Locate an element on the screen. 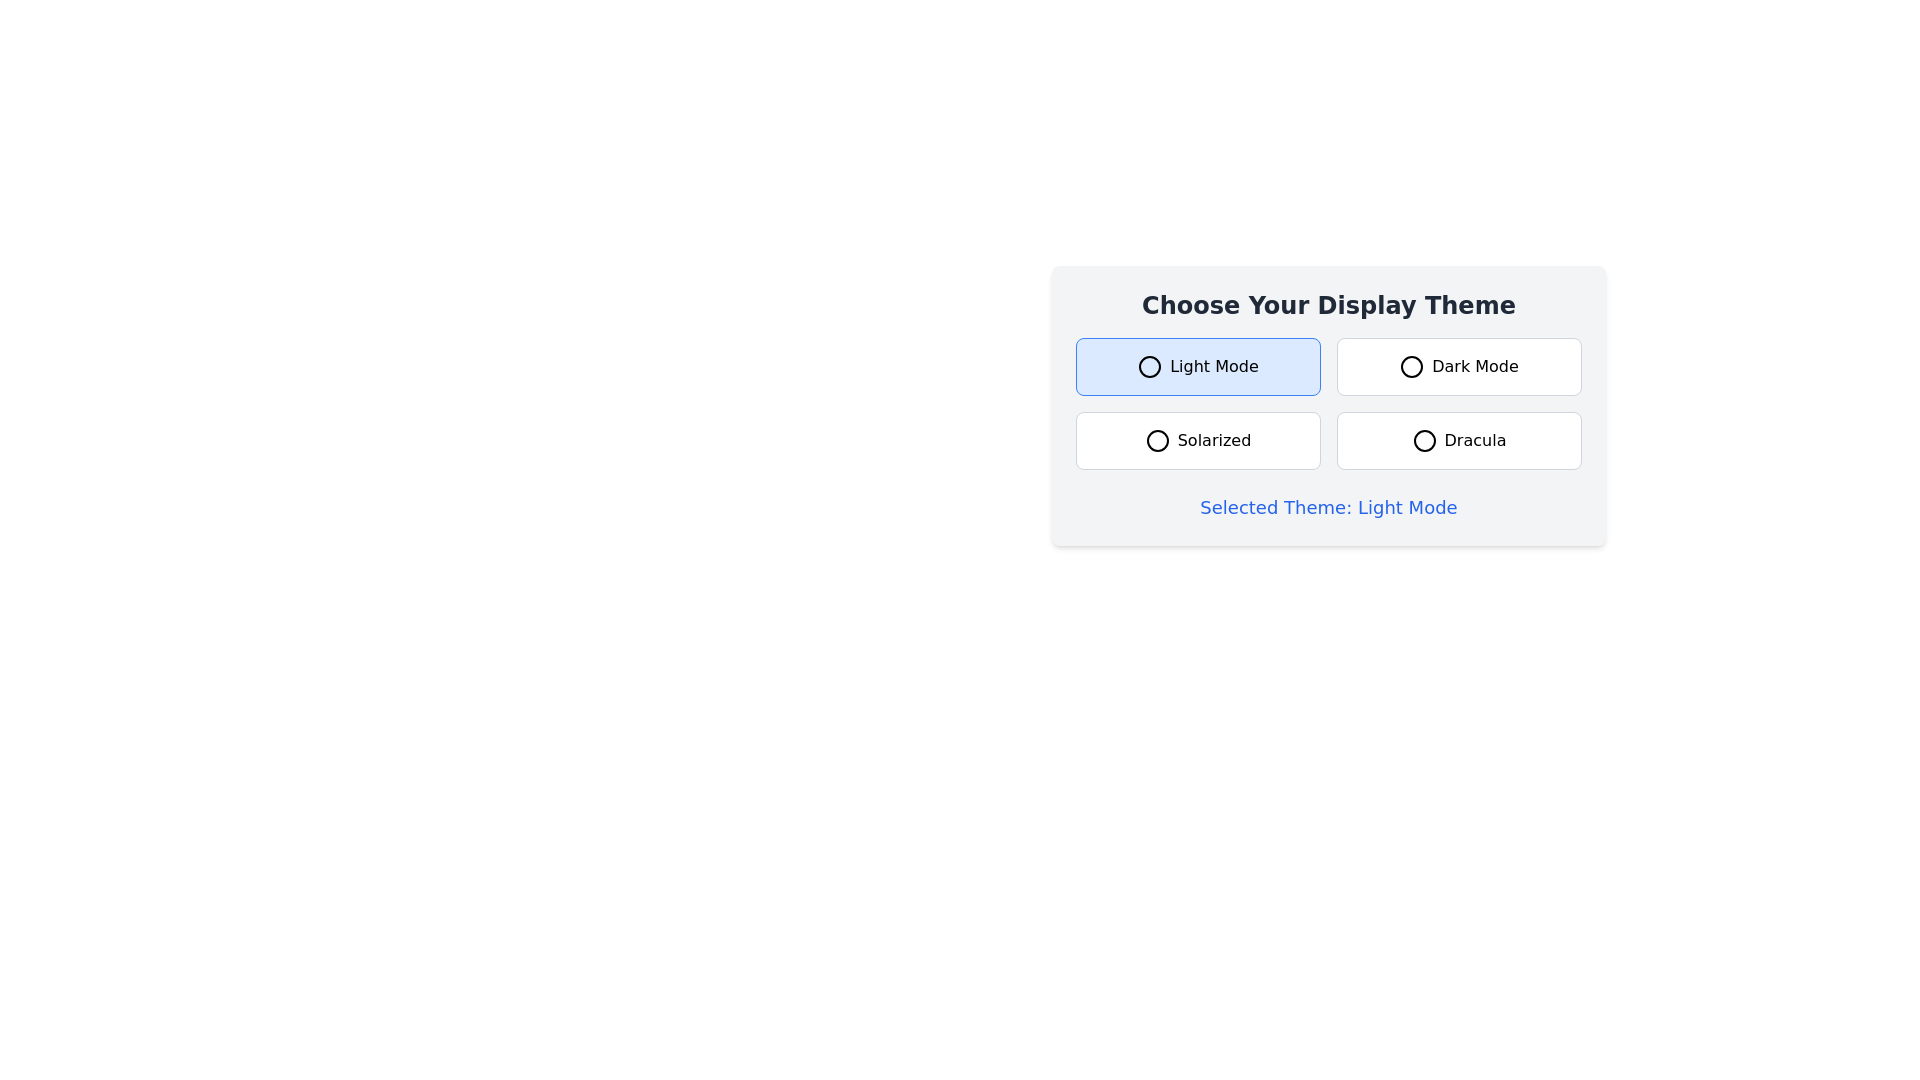 The height and width of the screenshot is (1080, 1920). the 'Dark Mode' radio button to visualize hover effects is located at coordinates (1411, 366).